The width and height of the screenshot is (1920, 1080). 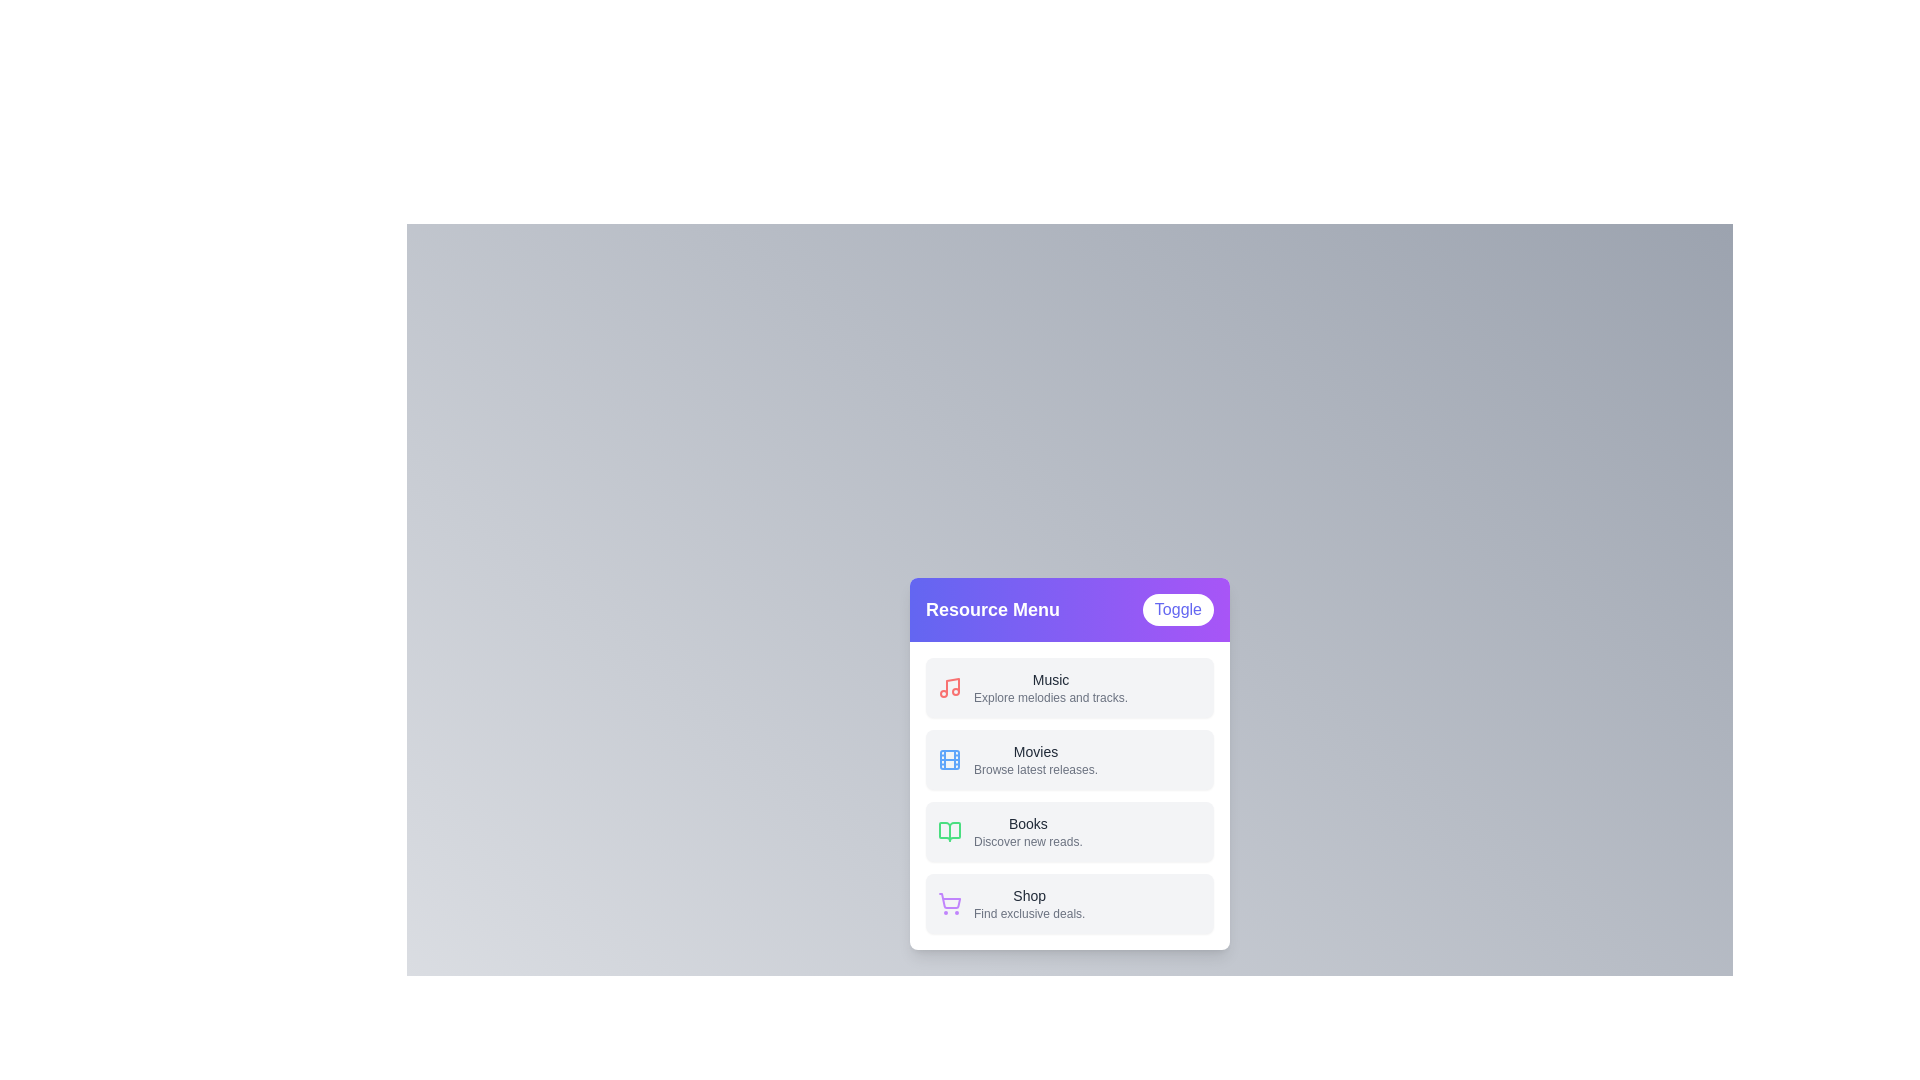 I want to click on the menu item labeled 'Shop', so click(x=1069, y=903).